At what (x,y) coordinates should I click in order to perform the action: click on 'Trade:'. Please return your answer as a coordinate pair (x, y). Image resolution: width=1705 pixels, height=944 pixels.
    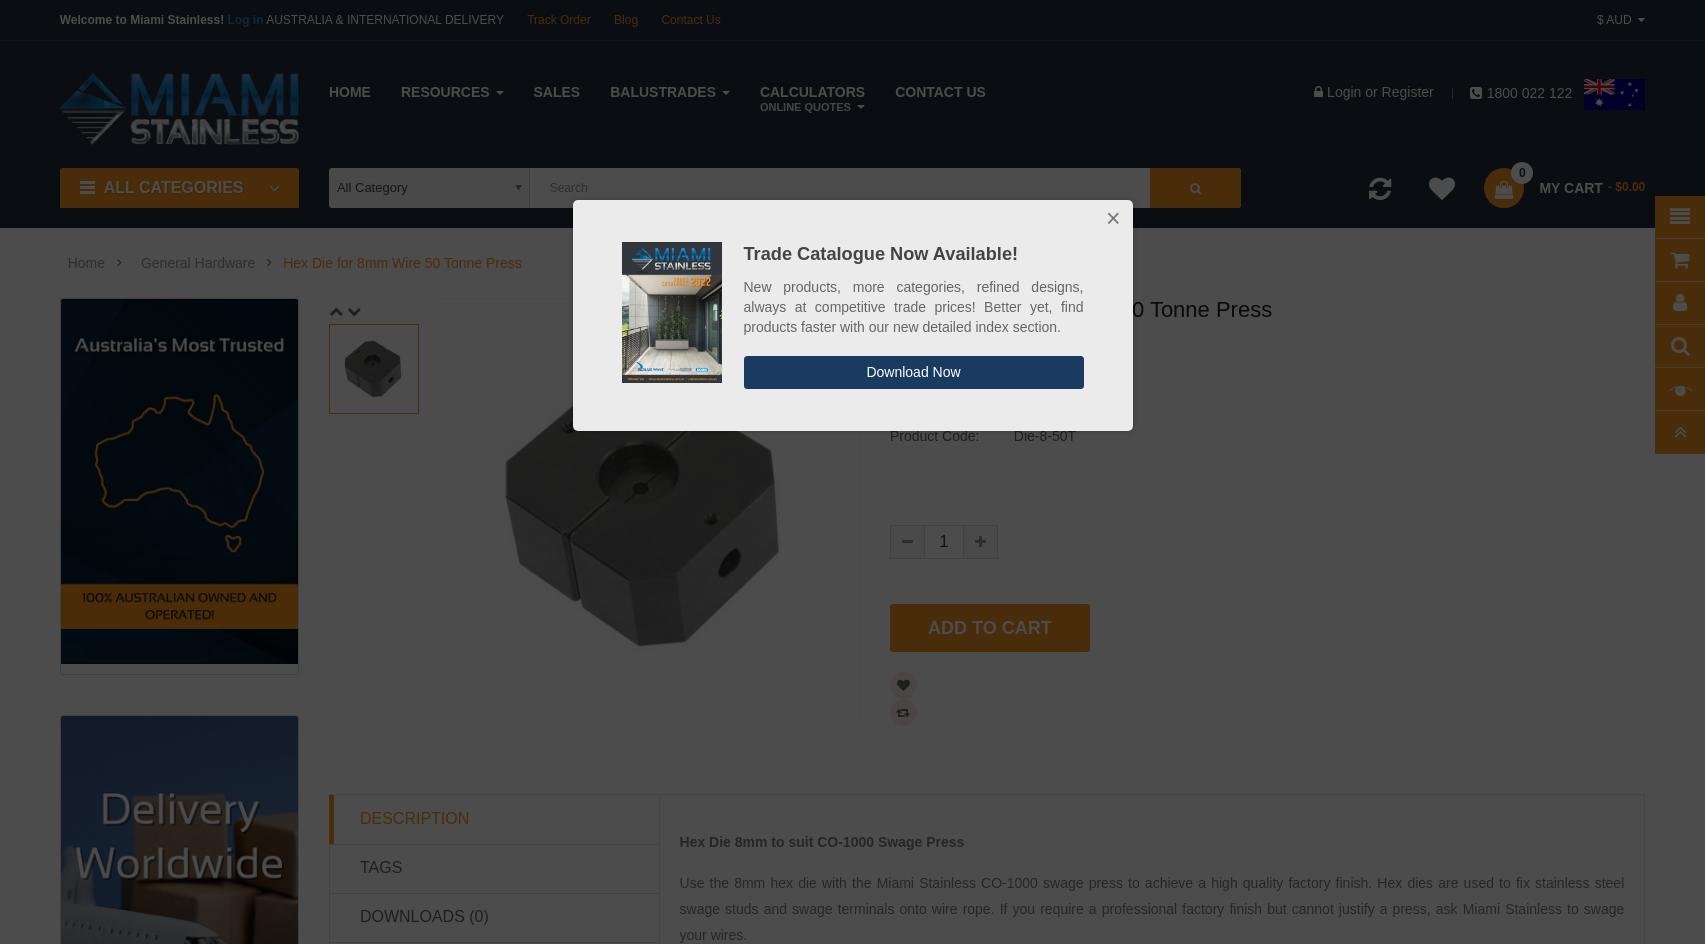
    Looking at the image, I should click on (934, 372).